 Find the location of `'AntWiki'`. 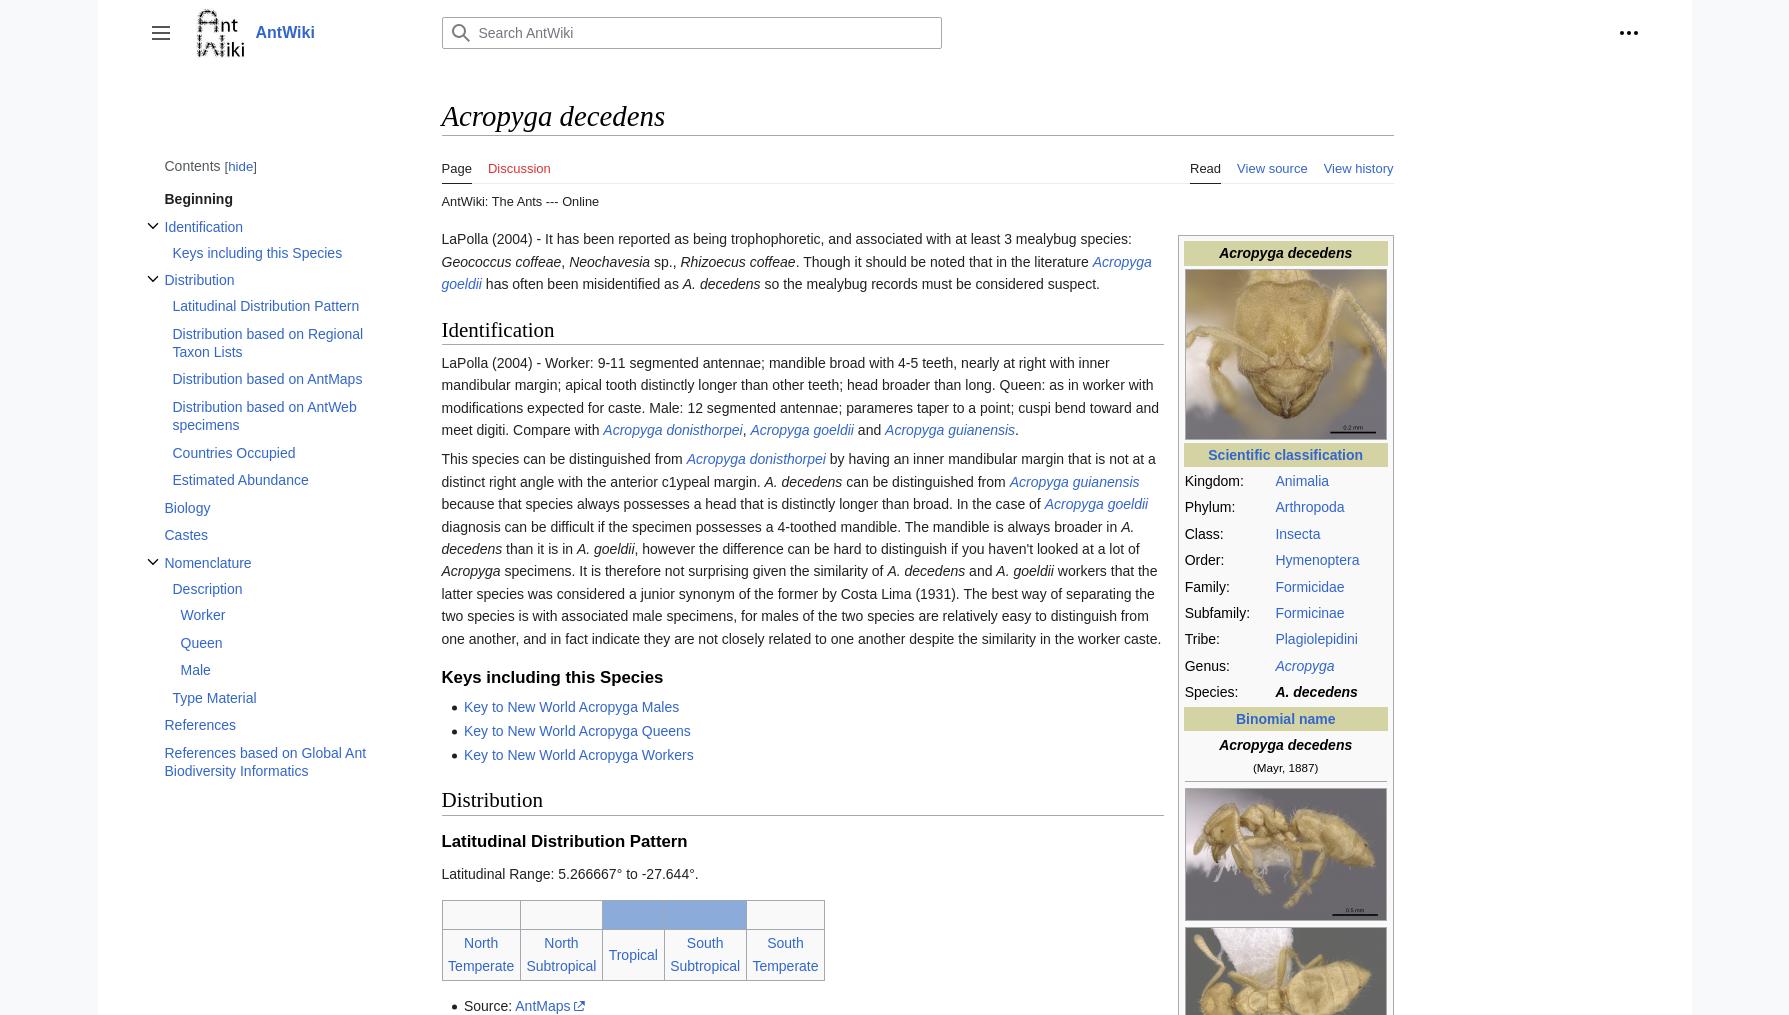

'AntWiki' is located at coordinates (254, 31).